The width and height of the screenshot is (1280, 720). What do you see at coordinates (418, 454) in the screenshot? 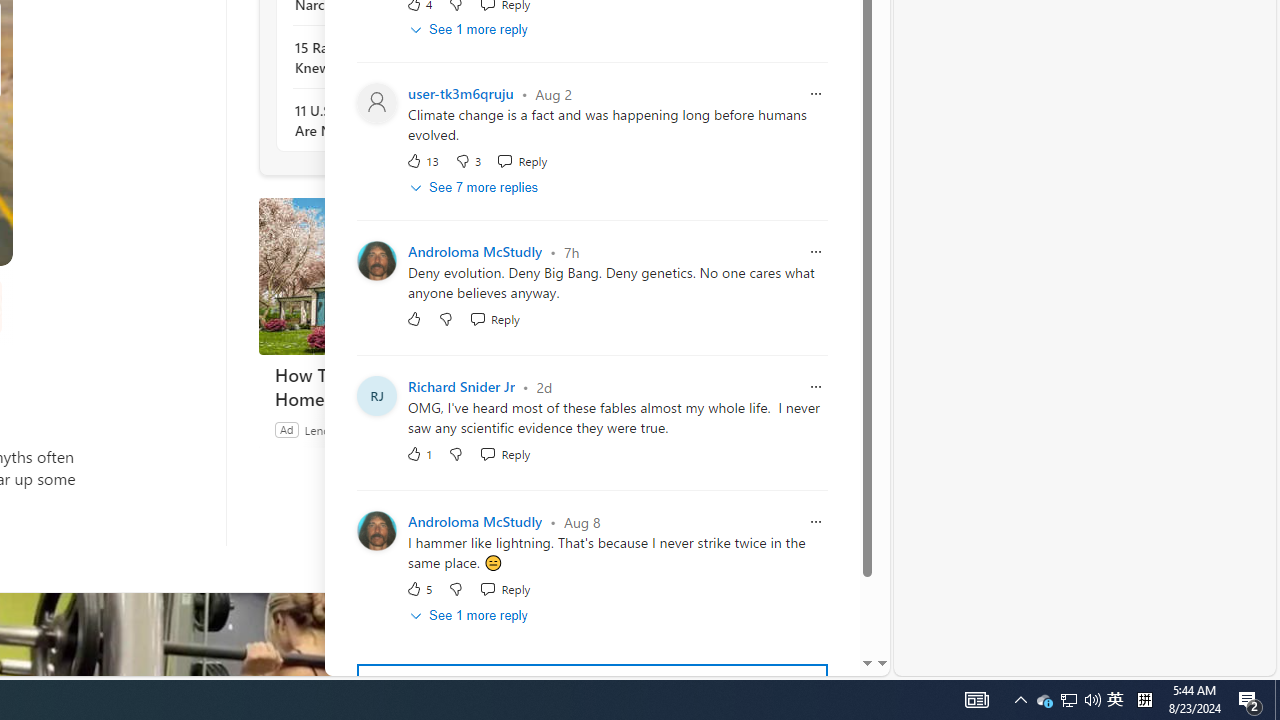
I see `'1 Like'` at bounding box center [418, 454].